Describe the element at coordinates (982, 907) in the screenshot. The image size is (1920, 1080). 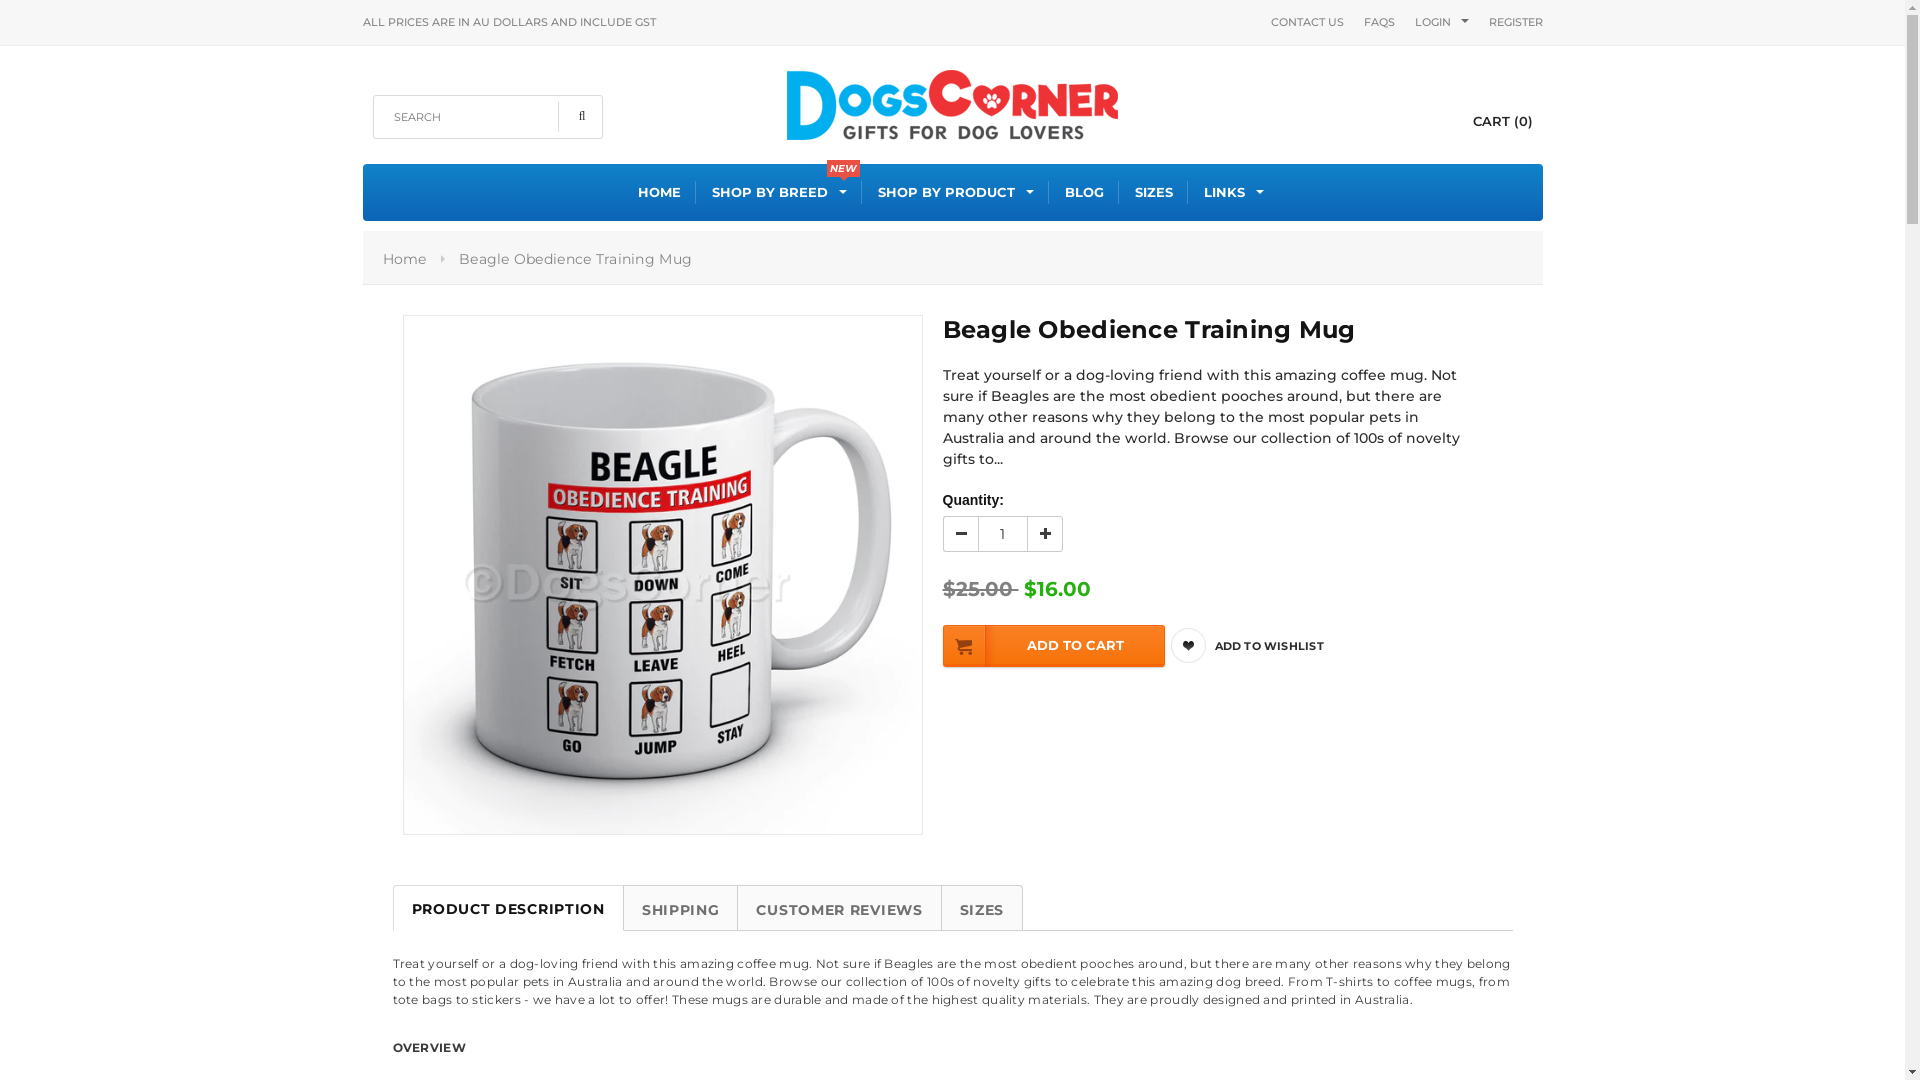
I see `'SIZES'` at that location.